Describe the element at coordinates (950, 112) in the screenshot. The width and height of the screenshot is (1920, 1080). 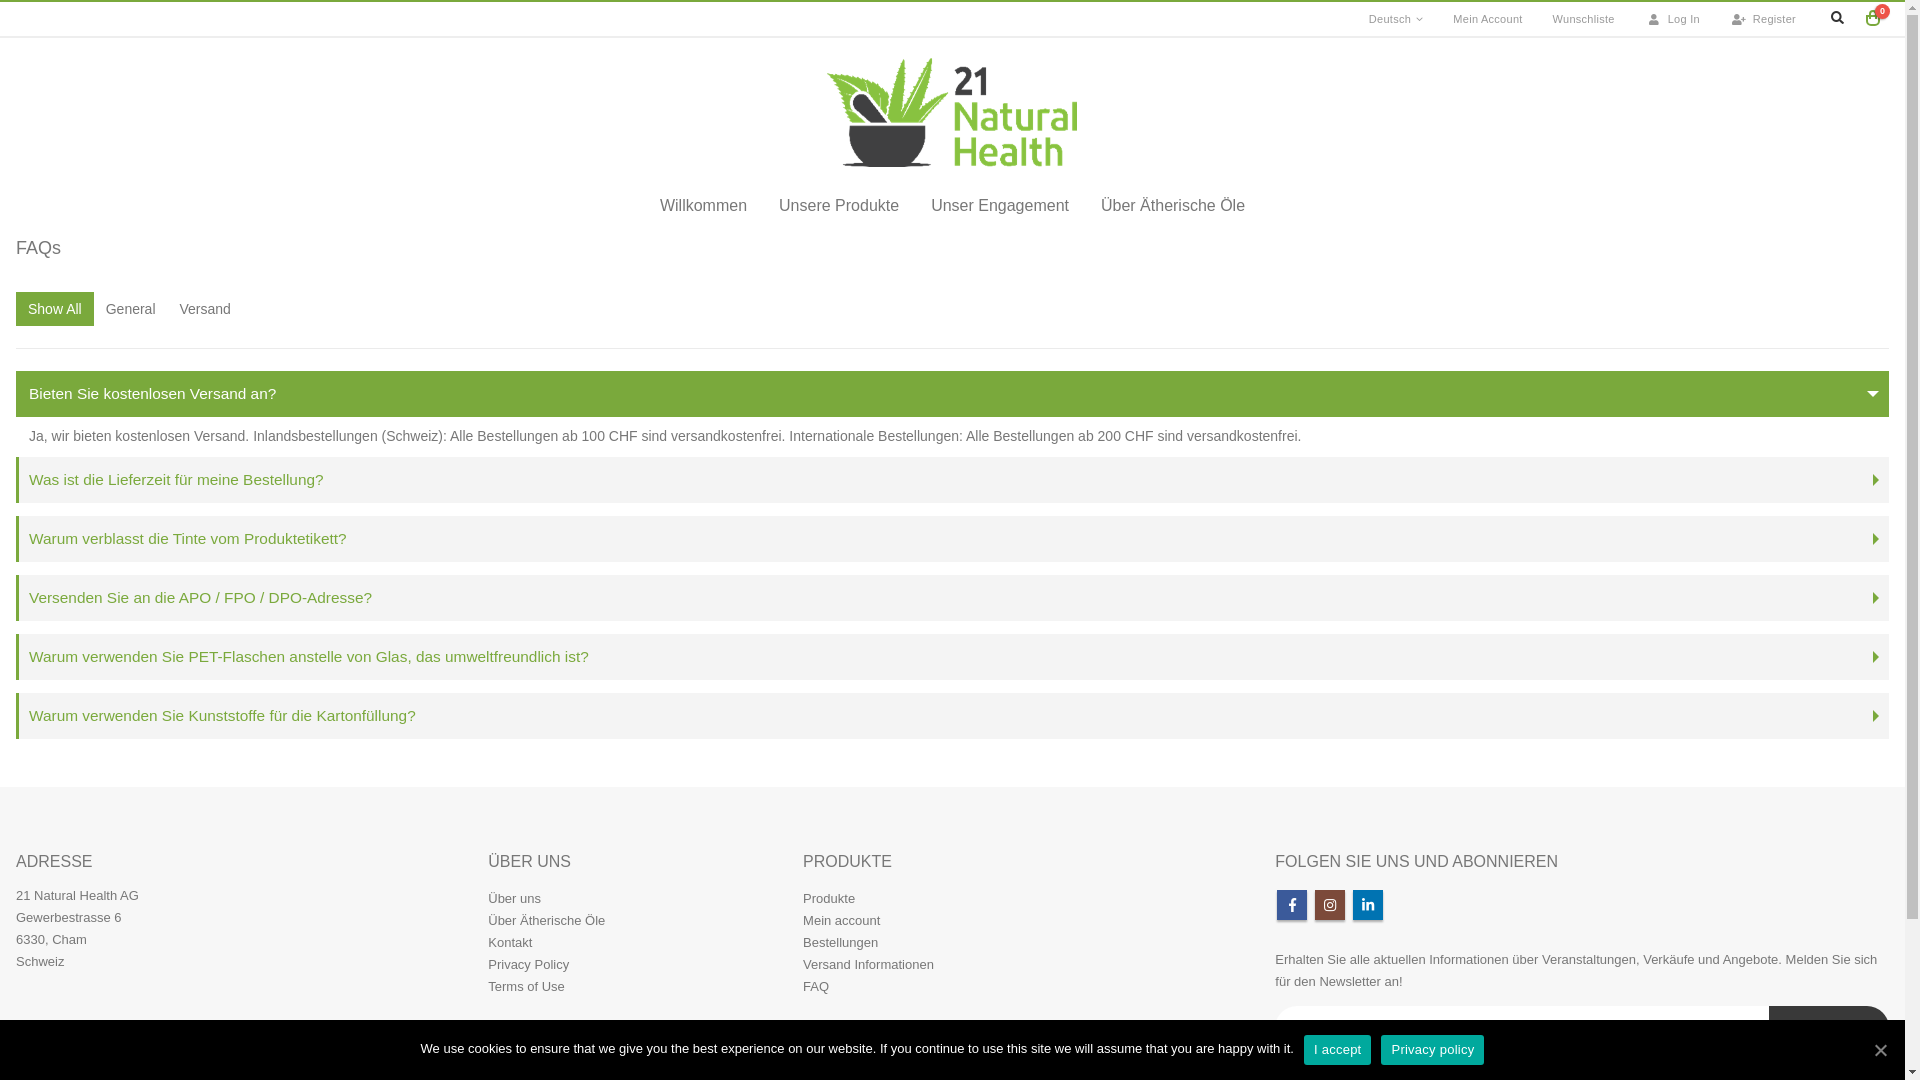
I see `'21 Natural Health - Pure and Powerful'` at that location.